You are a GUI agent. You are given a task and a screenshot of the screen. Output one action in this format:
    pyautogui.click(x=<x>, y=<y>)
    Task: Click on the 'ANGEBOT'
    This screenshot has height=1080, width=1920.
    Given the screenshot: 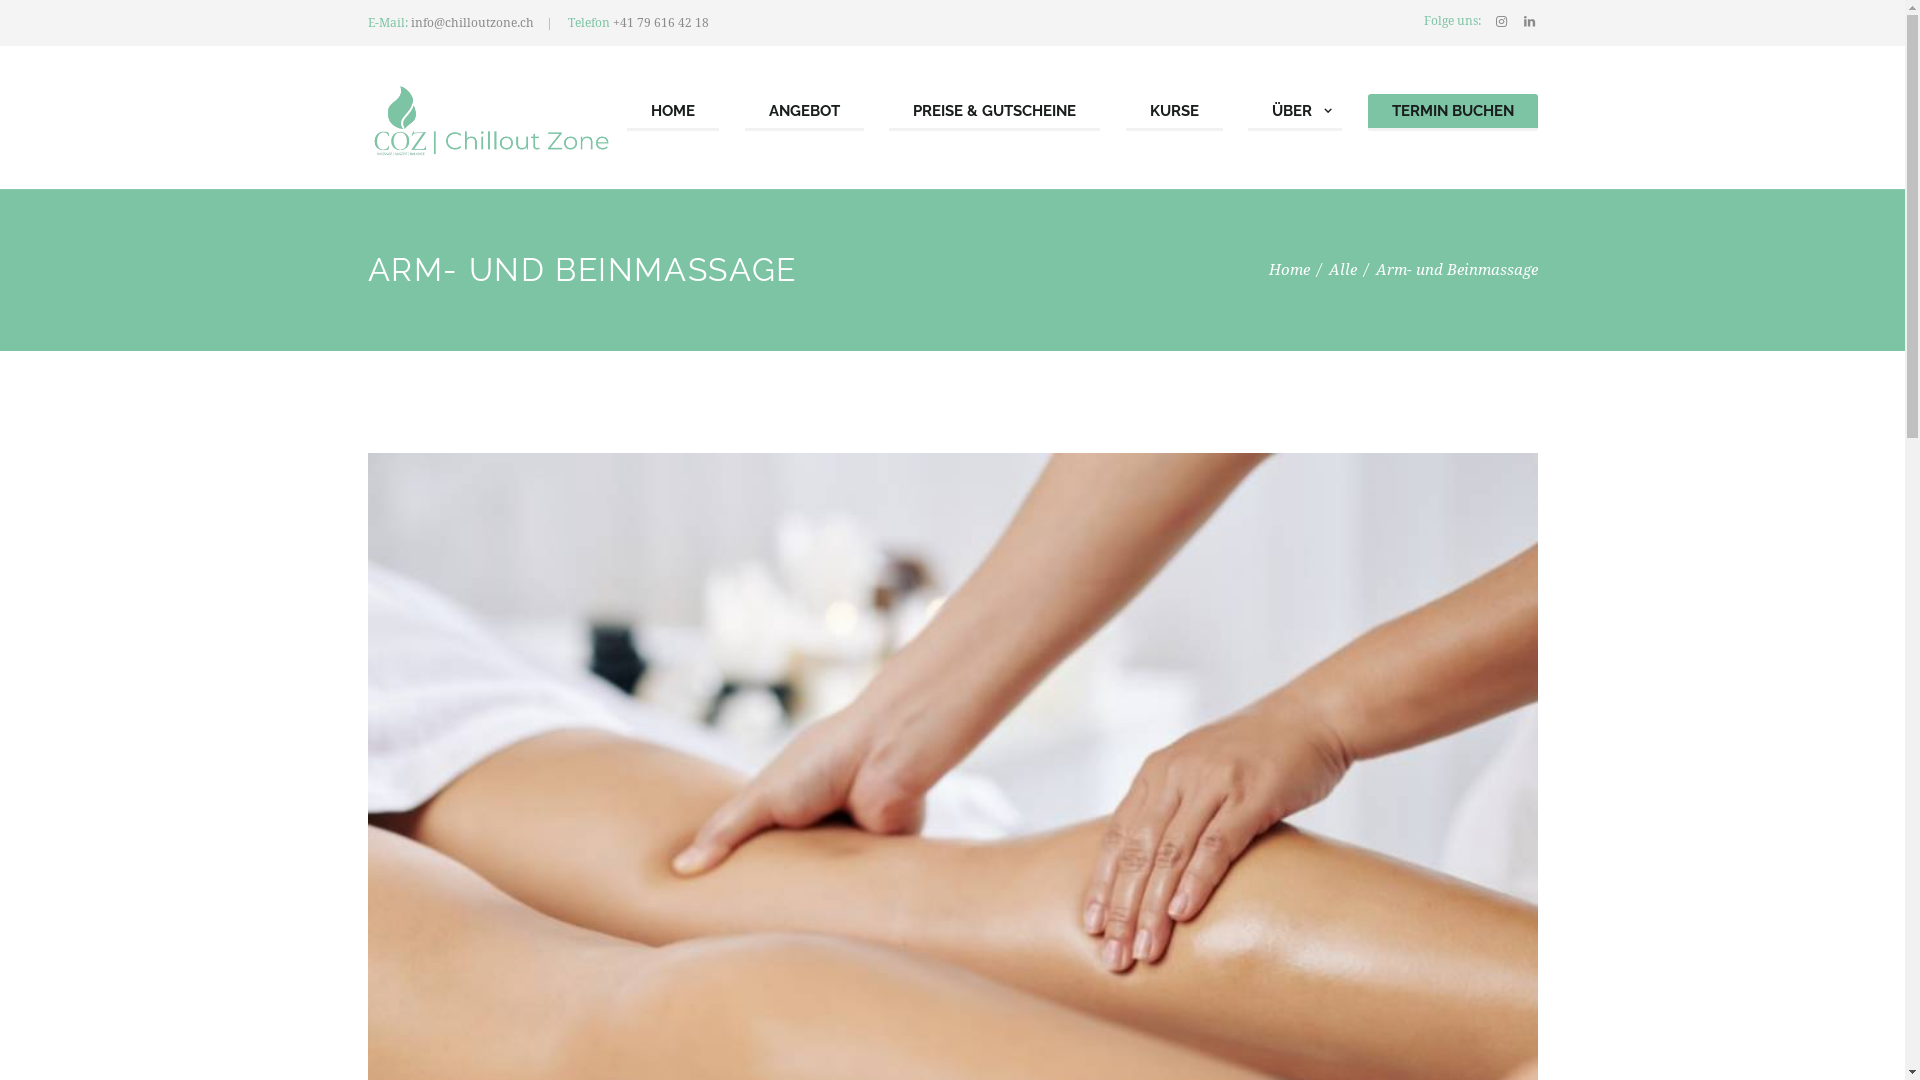 What is the action you would take?
    pyautogui.click(x=803, y=112)
    